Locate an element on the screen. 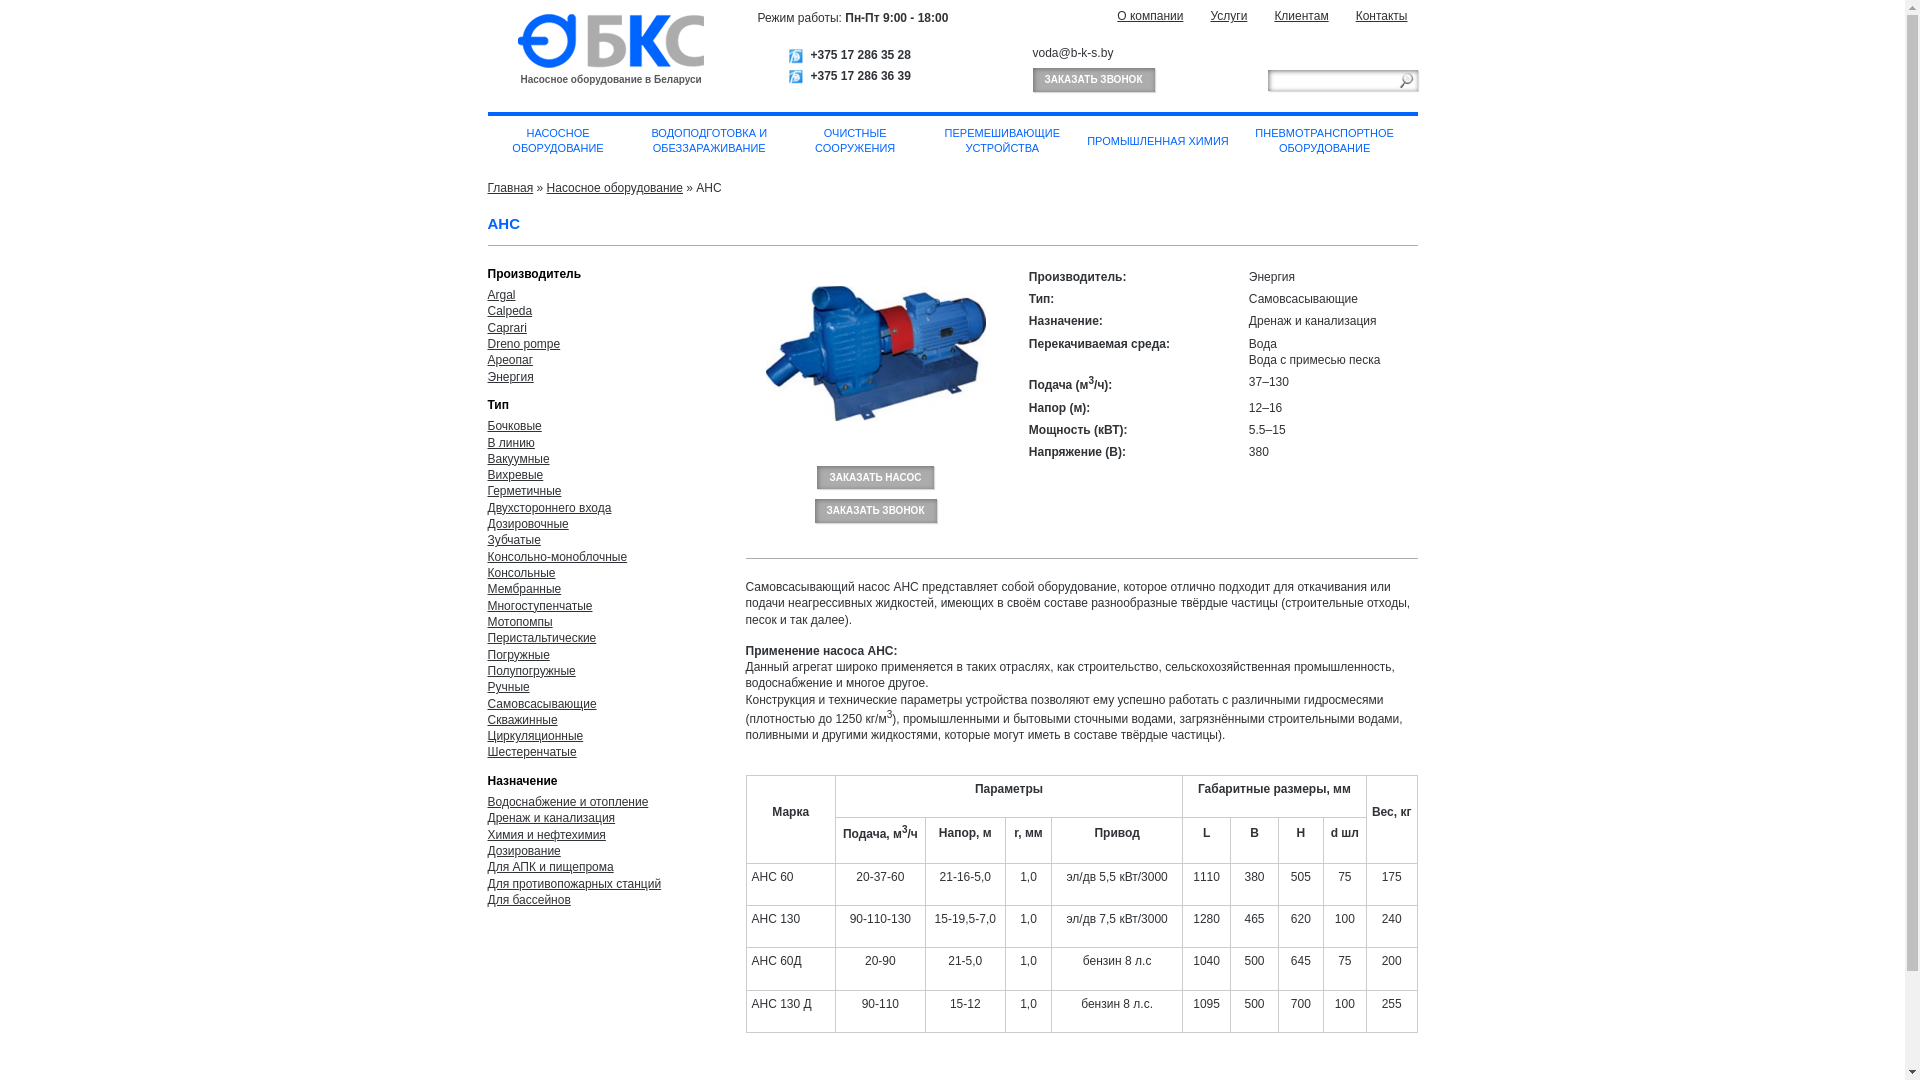 The width and height of the screenshot is (1920, 1080). 'Caprari' is located at coordinates (507, 326).